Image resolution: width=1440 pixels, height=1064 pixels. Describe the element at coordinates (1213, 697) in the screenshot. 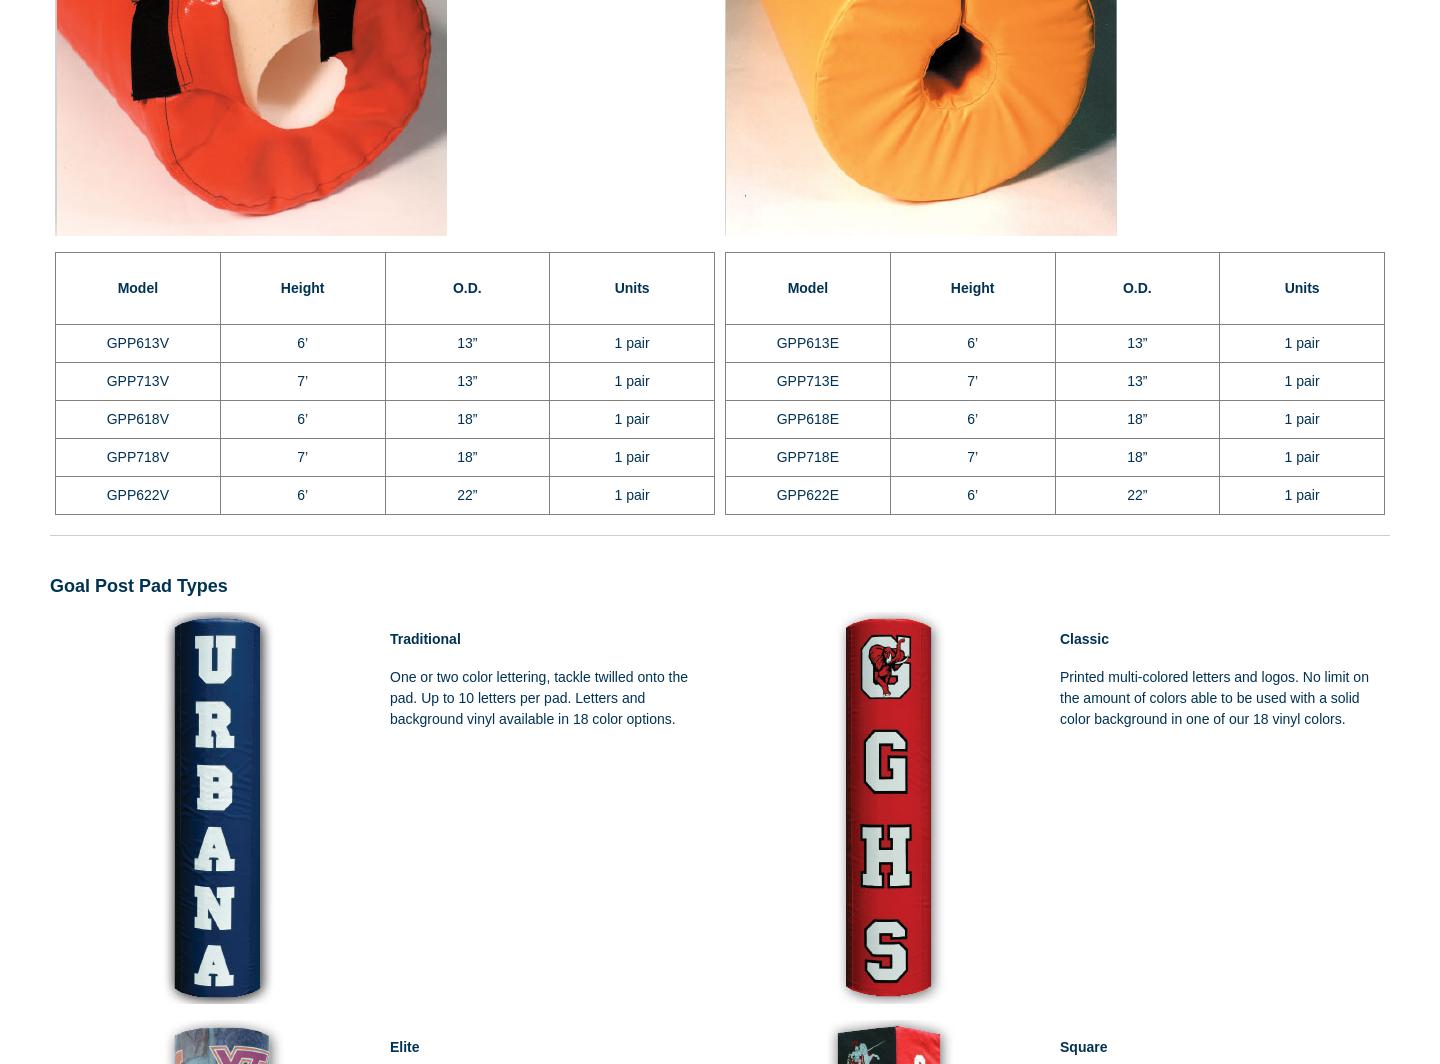

I see `'Printed multi-colored letters and logos. No limit on the amount of colors able to be used with a solid color background in one of our 18 vinyl colors.'` at that location.